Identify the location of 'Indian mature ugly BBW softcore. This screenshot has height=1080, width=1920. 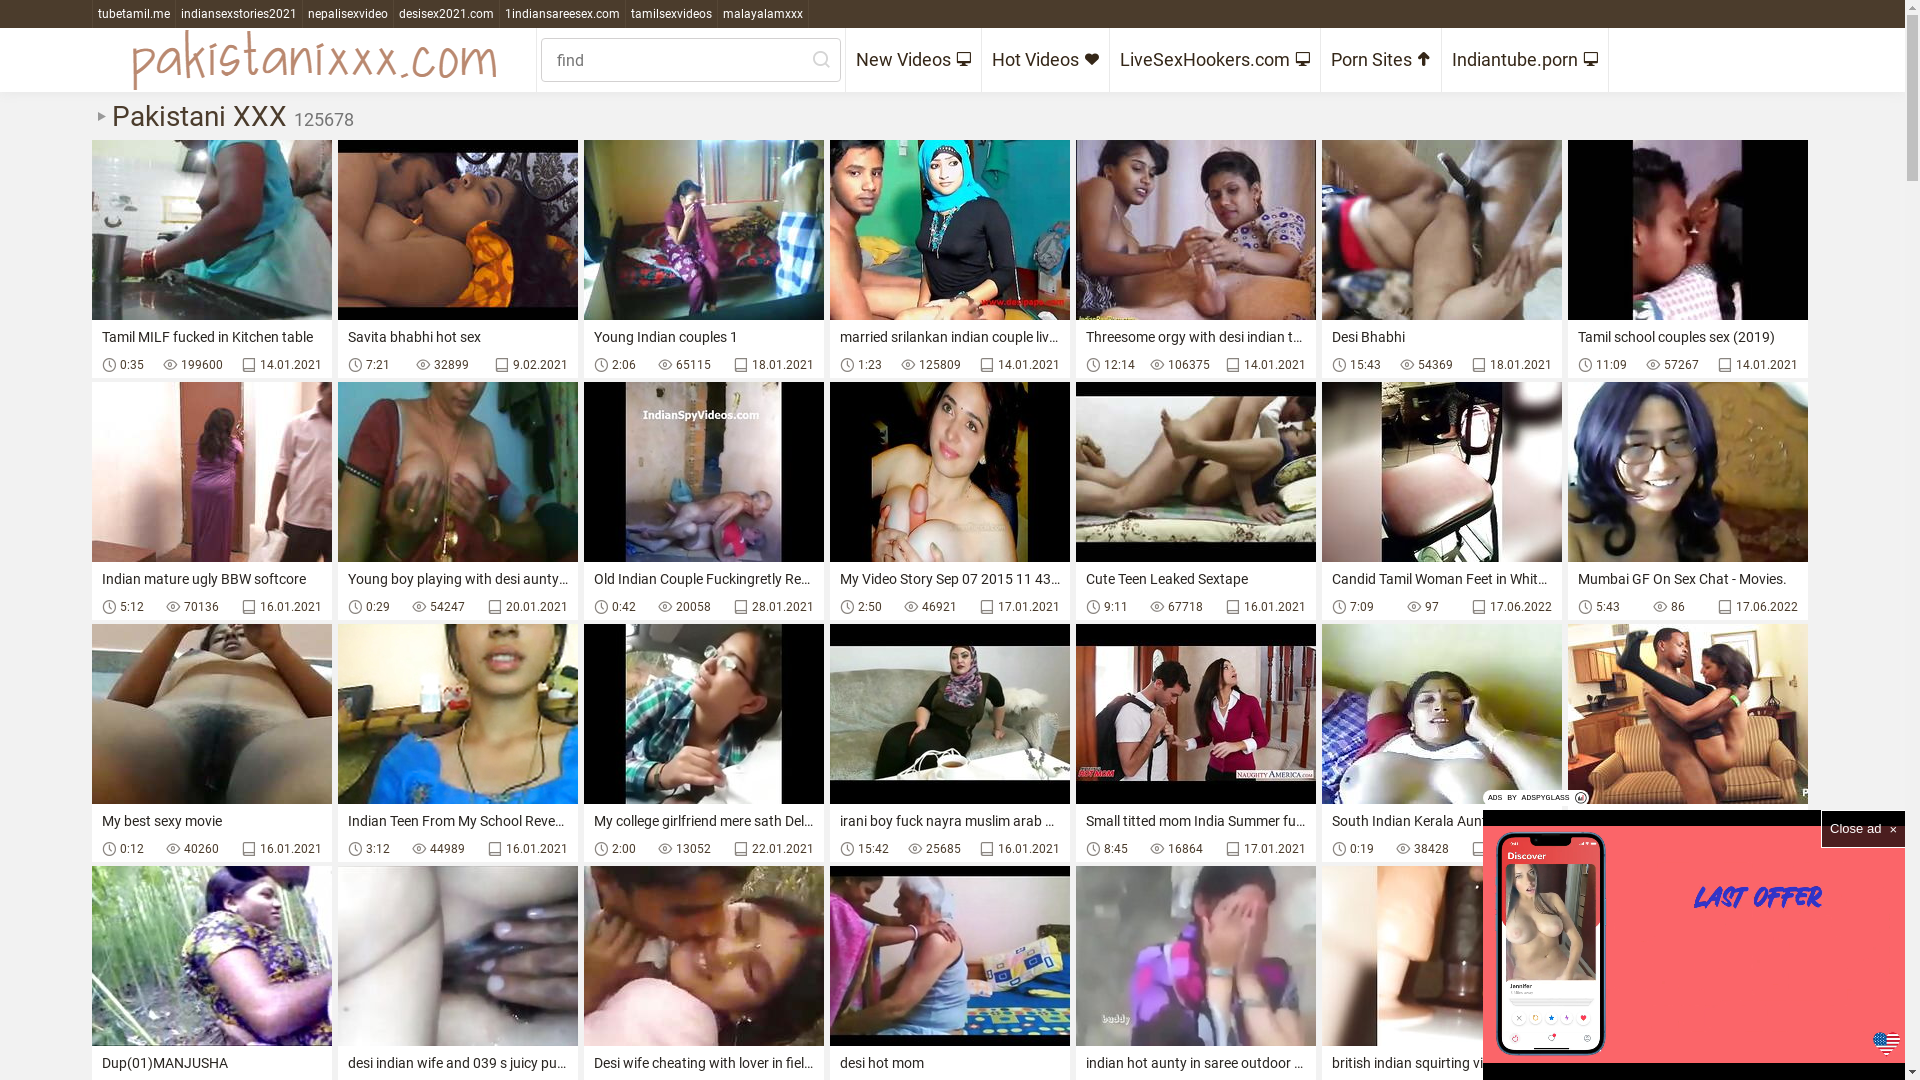
(211, 500).